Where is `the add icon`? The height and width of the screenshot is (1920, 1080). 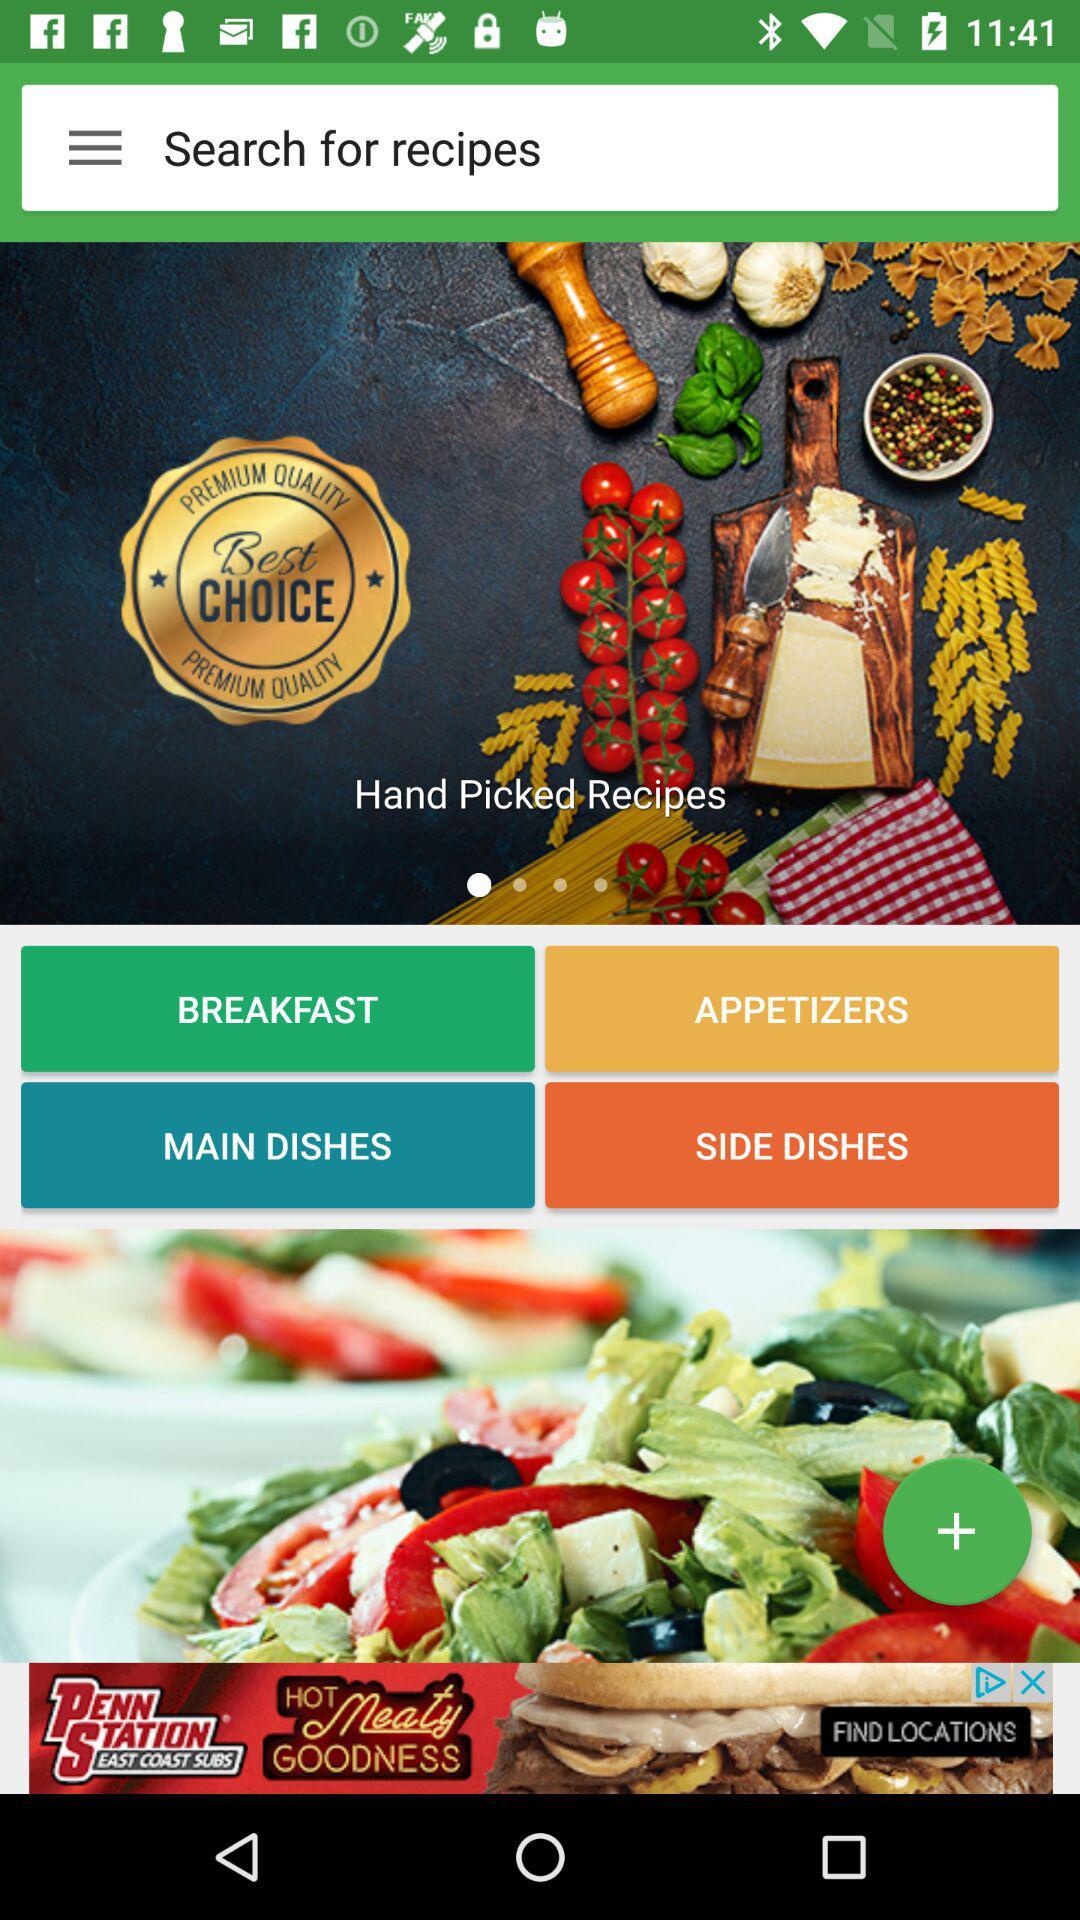 the add icon is located at coordinates (955, 1538).